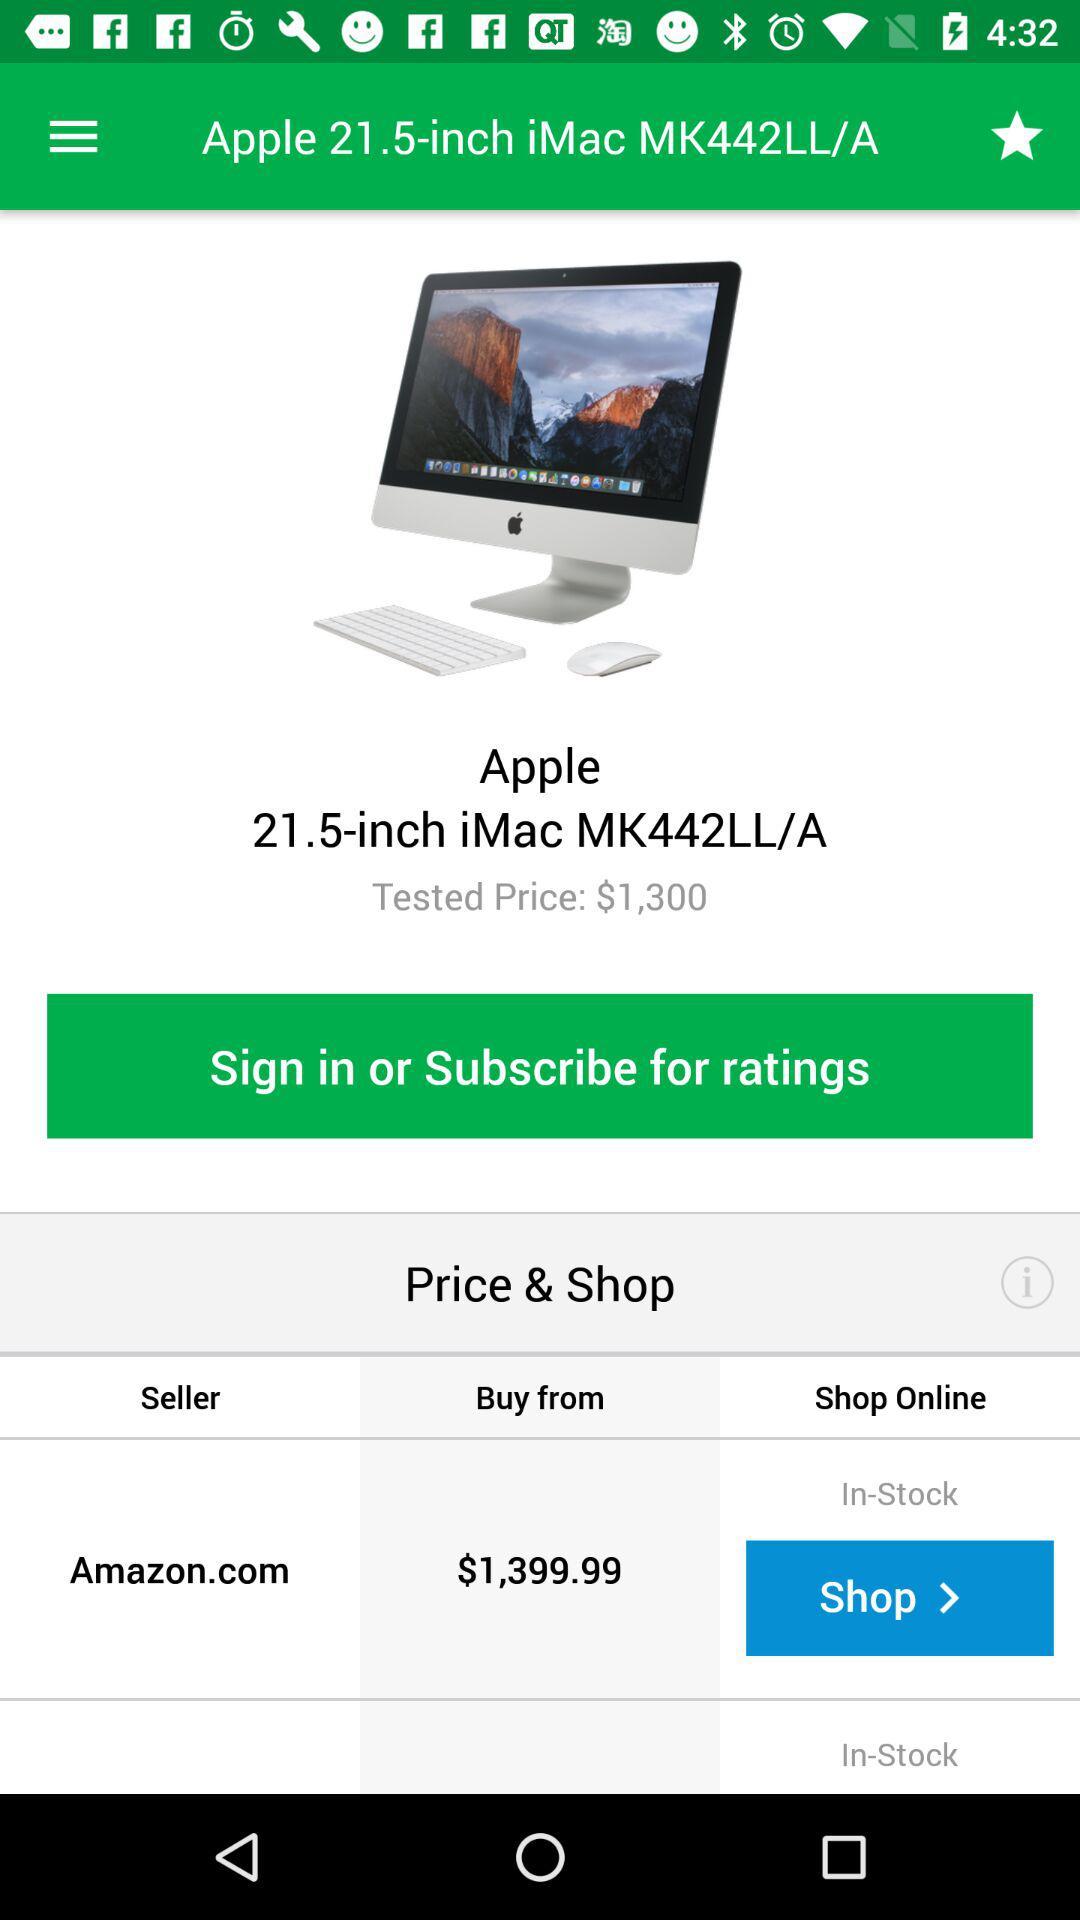 This screenshot has width=1080, height=1920. What do you see at coordinates (1027, 1282) in the screenshot?
I see `more information on product` at bounding box center [1027, 1282].